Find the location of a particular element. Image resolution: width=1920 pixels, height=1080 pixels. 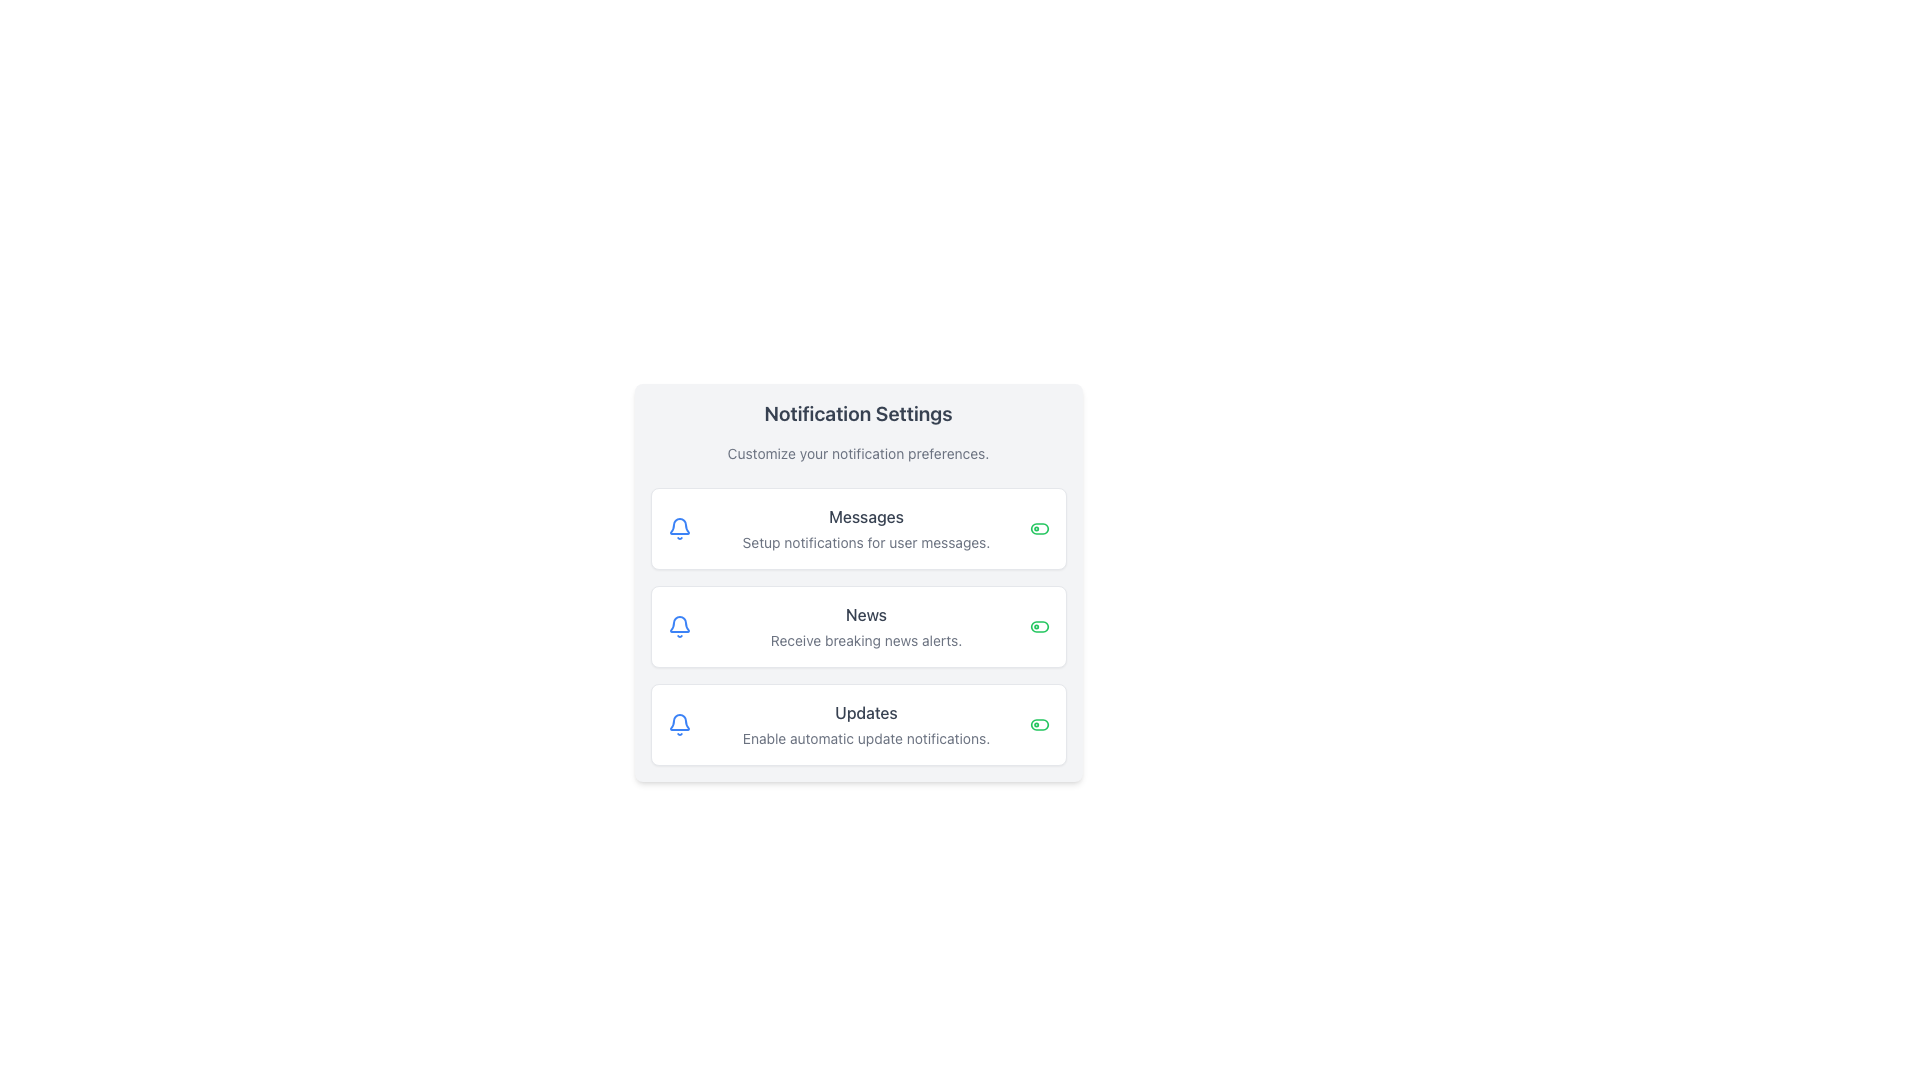

the toggle in the second section of the Card for notification management controls is located at coordinates (858, 626).